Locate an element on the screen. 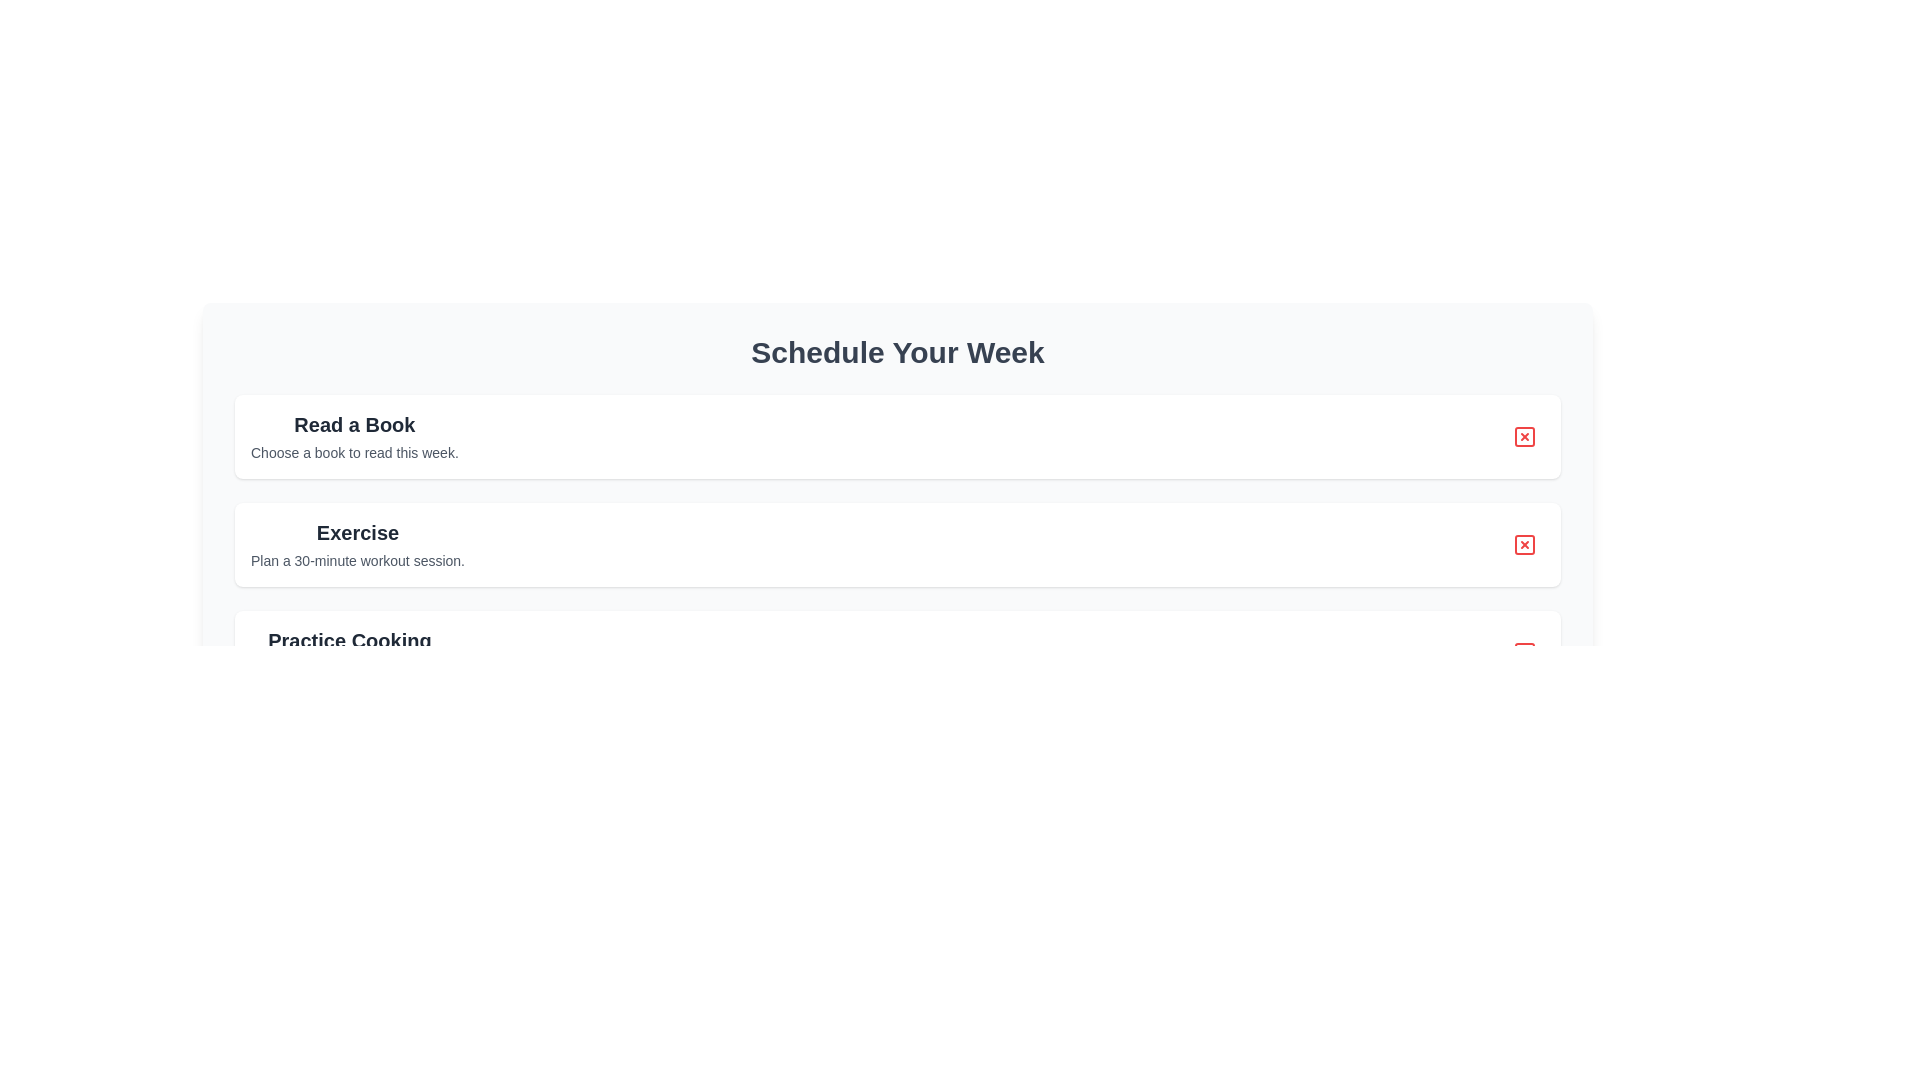 The height and width of the screenshot is (1080, 1920). the static text that reads 'Plan a 30-minute workout session.', which is styled with a small font size and gray color, located beneath the heading 'Exercise' is located at coordinates (358, 560).